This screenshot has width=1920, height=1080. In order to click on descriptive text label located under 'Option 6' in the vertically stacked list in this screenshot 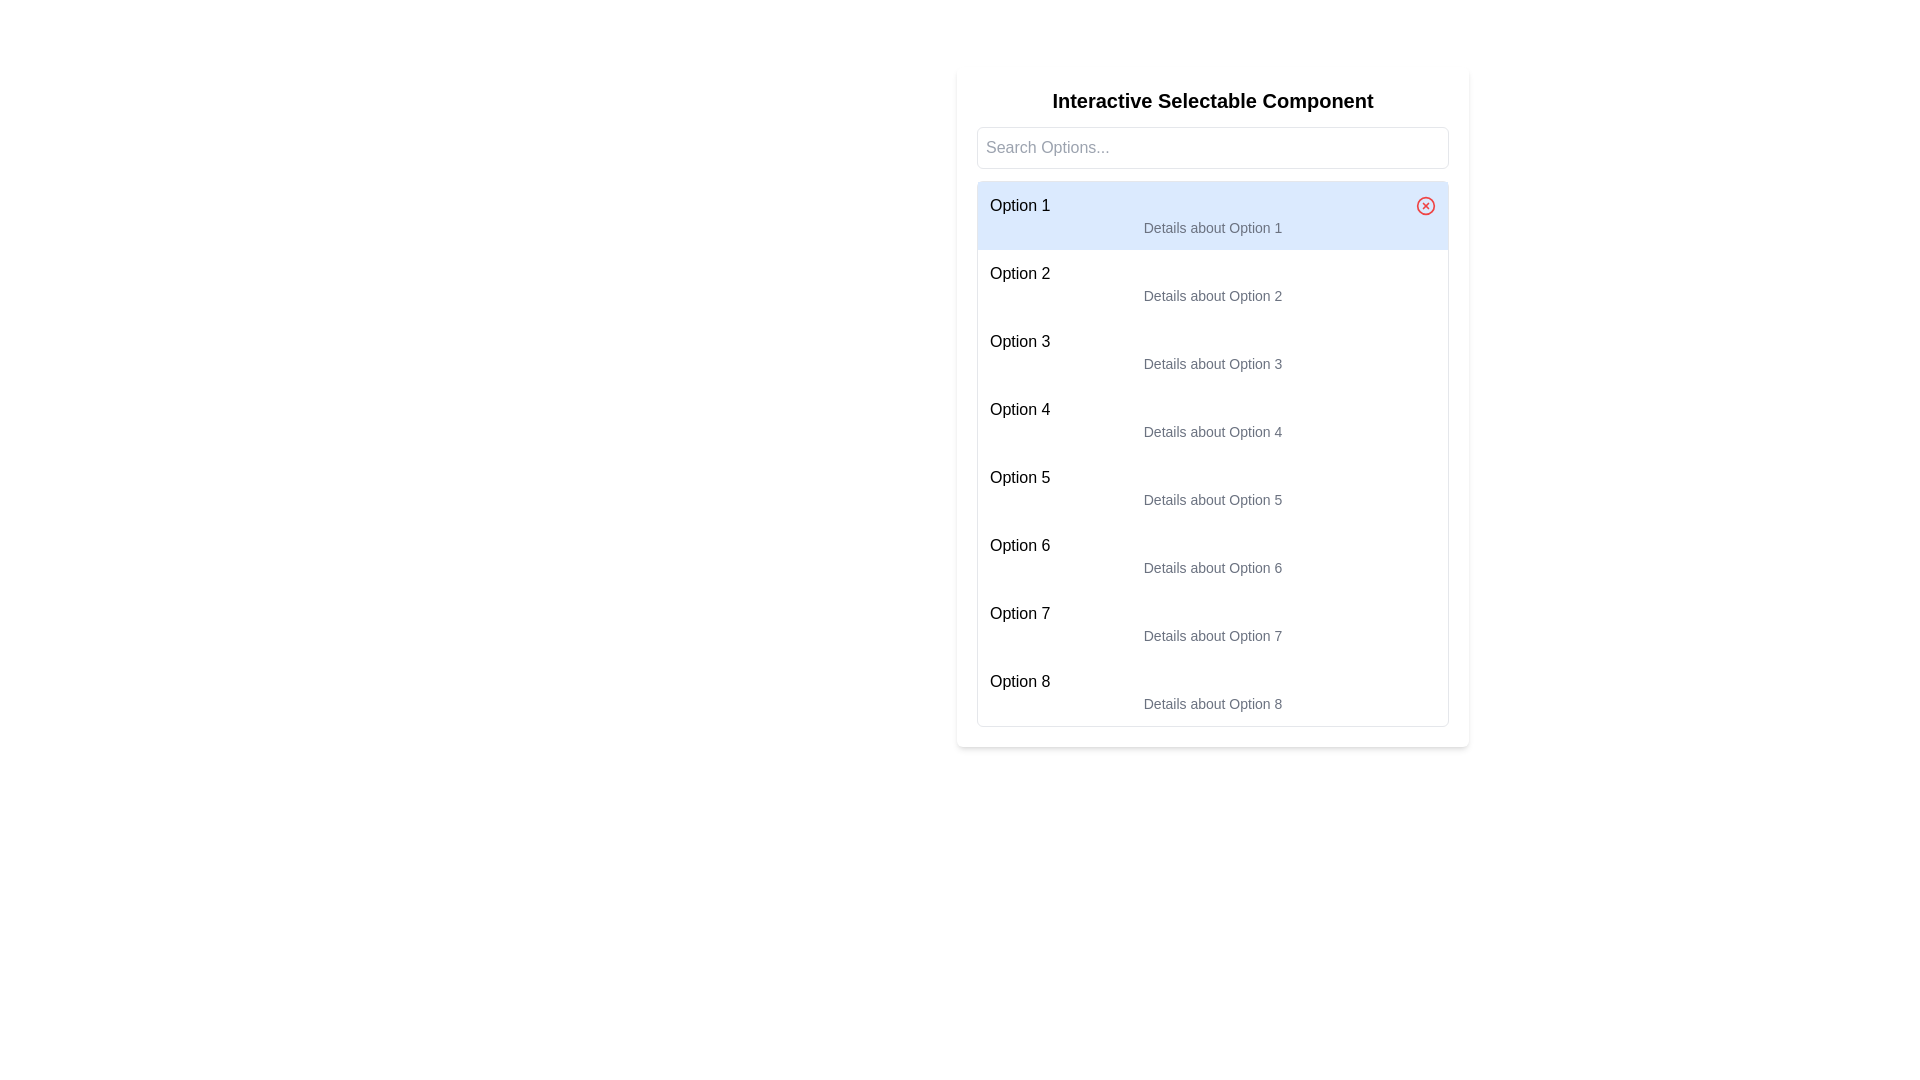, I will do `click(1212, 567)`.